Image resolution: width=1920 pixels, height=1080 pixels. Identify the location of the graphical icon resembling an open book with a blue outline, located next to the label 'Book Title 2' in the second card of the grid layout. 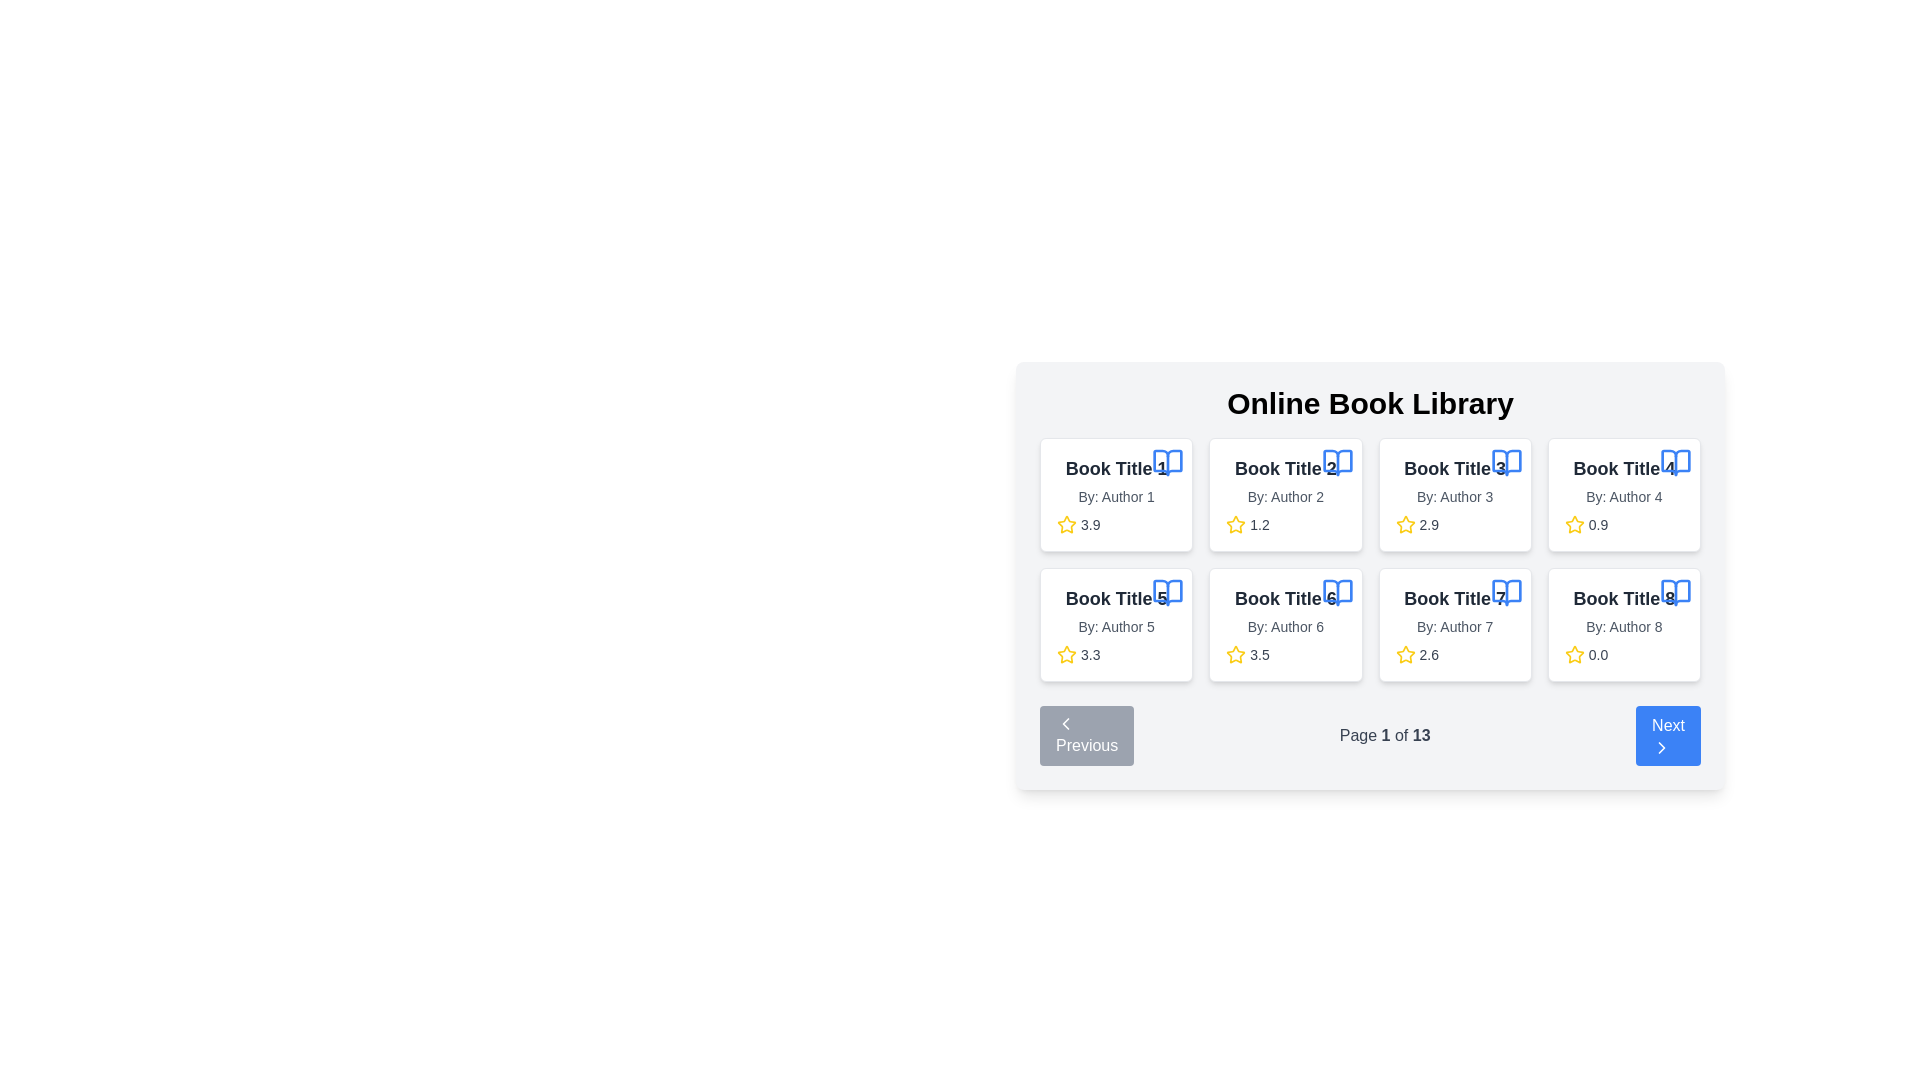
(1337, 462).